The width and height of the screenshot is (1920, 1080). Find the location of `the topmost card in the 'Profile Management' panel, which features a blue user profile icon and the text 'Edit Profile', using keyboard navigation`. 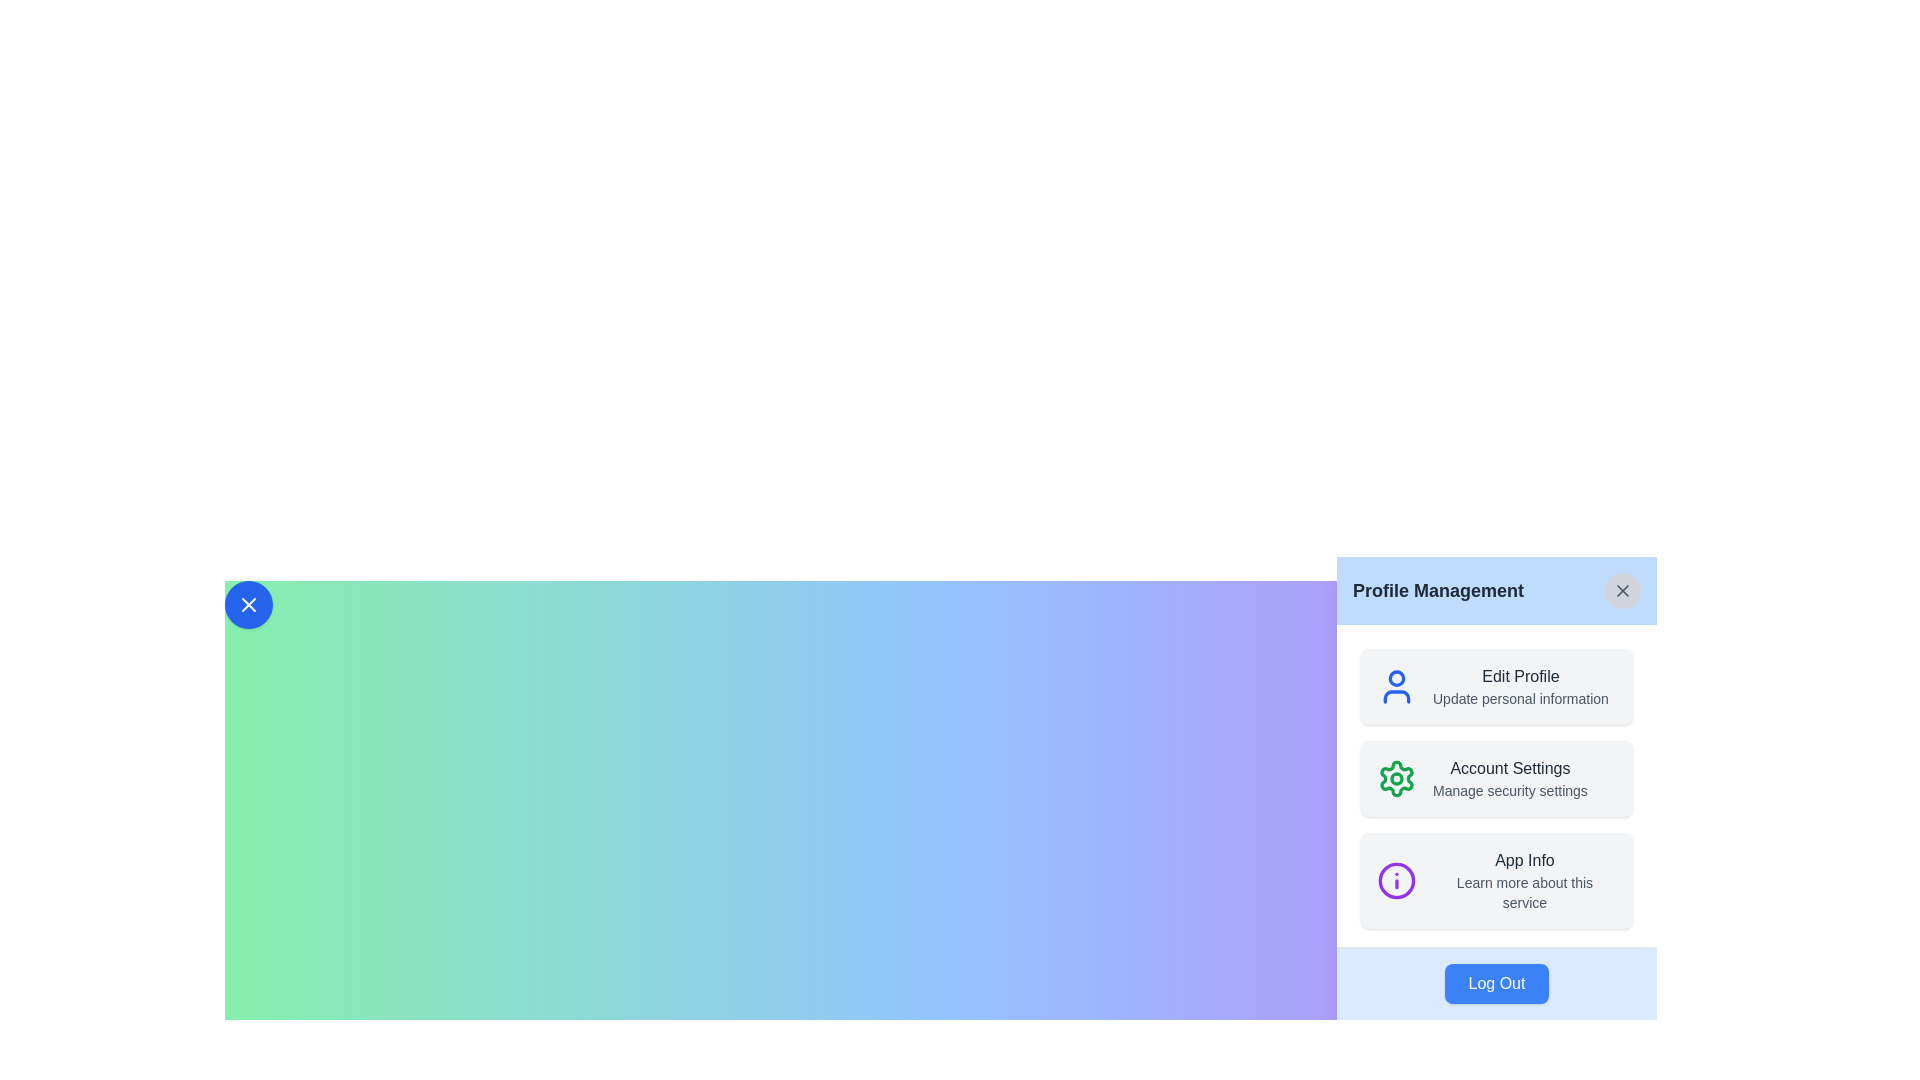

the topmost card in the 'Profile Management' panel, which features a blue user profile icon and the text 'Edit Profile', using keyboard navigation is located at coordinates (1497, 685).